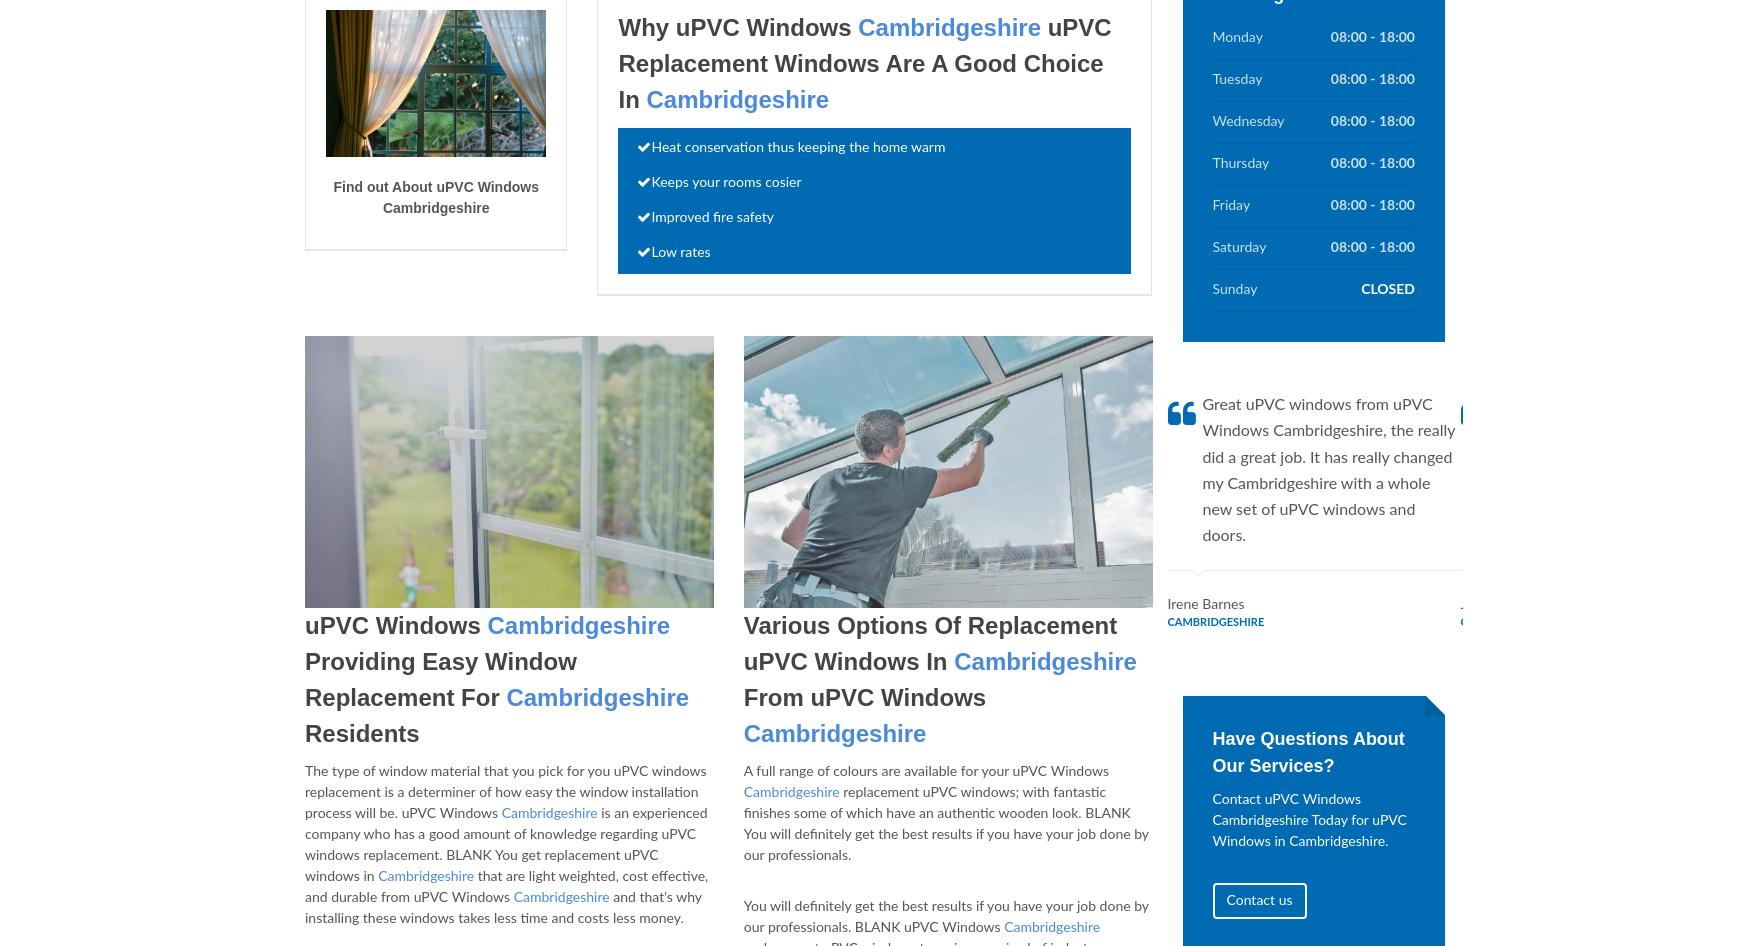  Describe the element at coordinates (1494, 603) in the screenshot. I see `'Jason Price'` at that location.